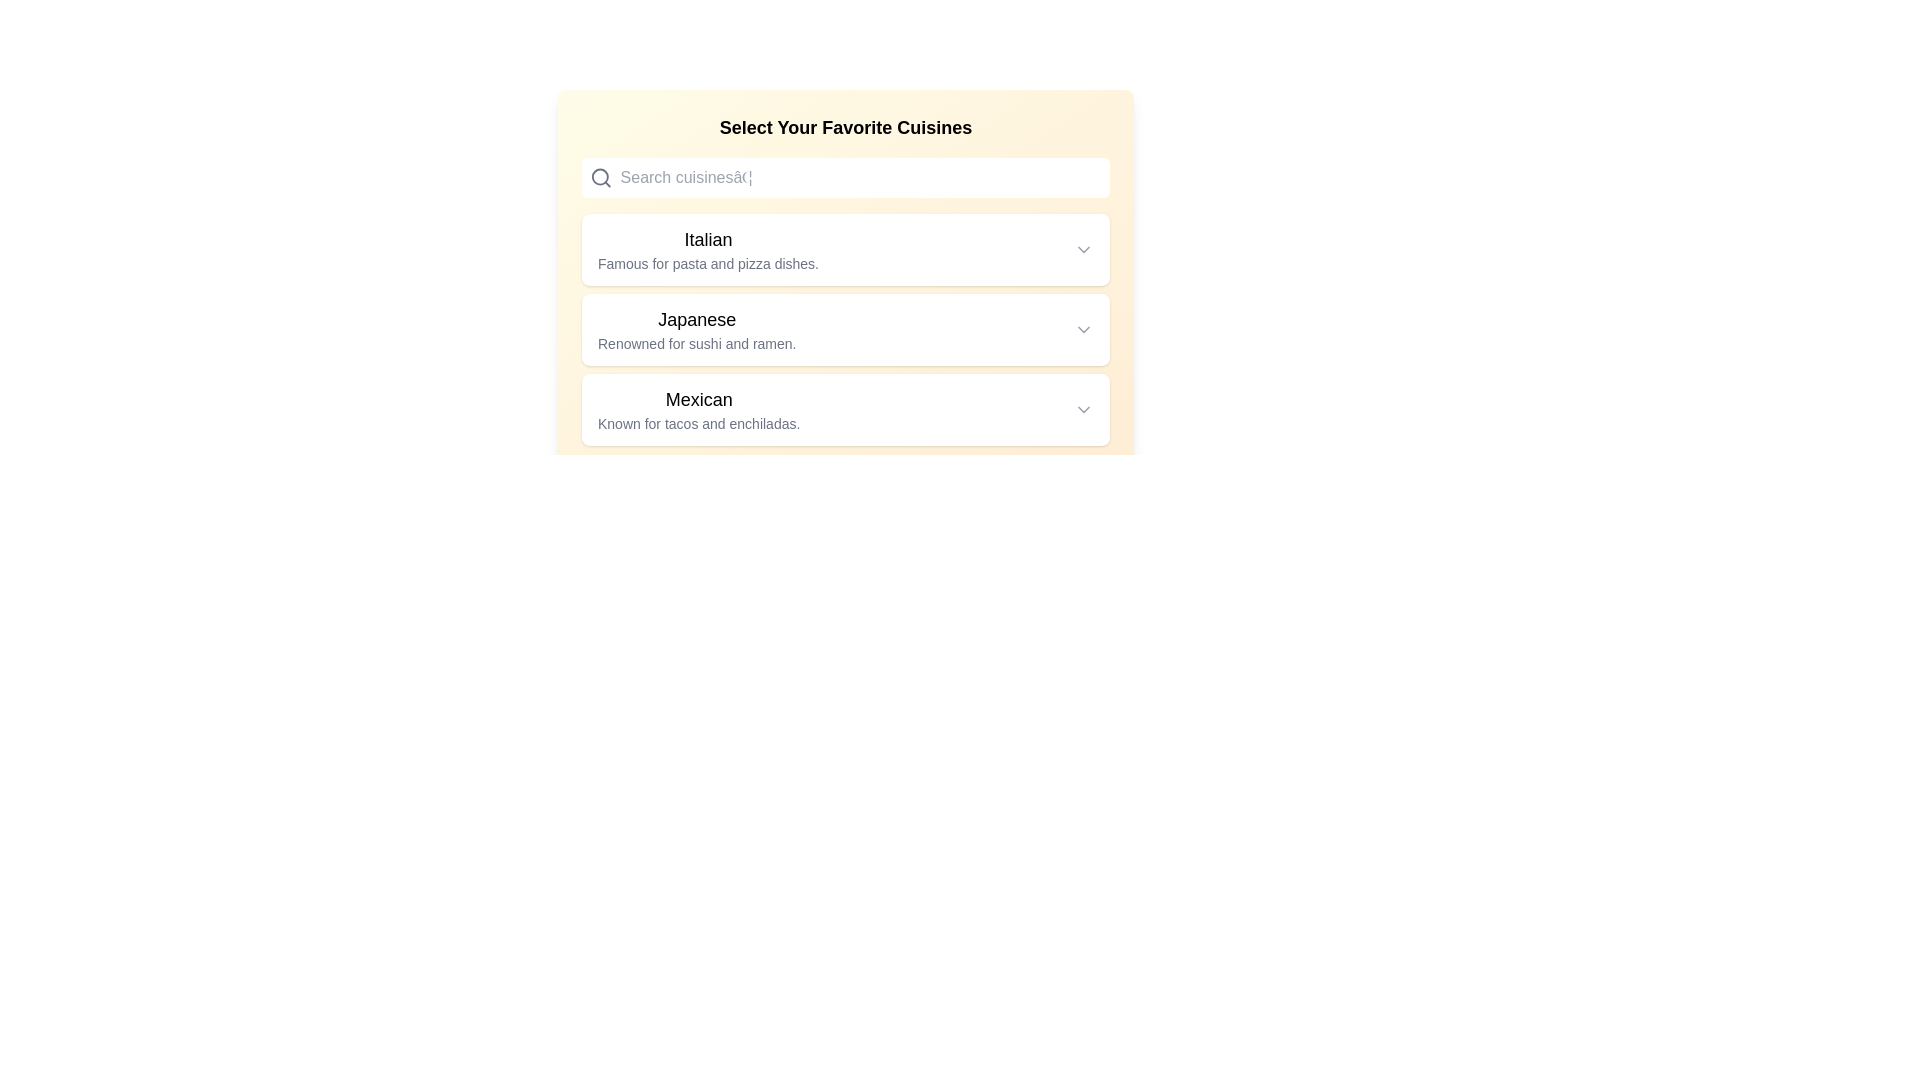 The width and height of the screenshot is (1920, 1080). I want to click on the text label that reads 'Famous for pasta and pizza dishes.' which is styled as subtext below the main heading 'Italian', so click(708, 262).